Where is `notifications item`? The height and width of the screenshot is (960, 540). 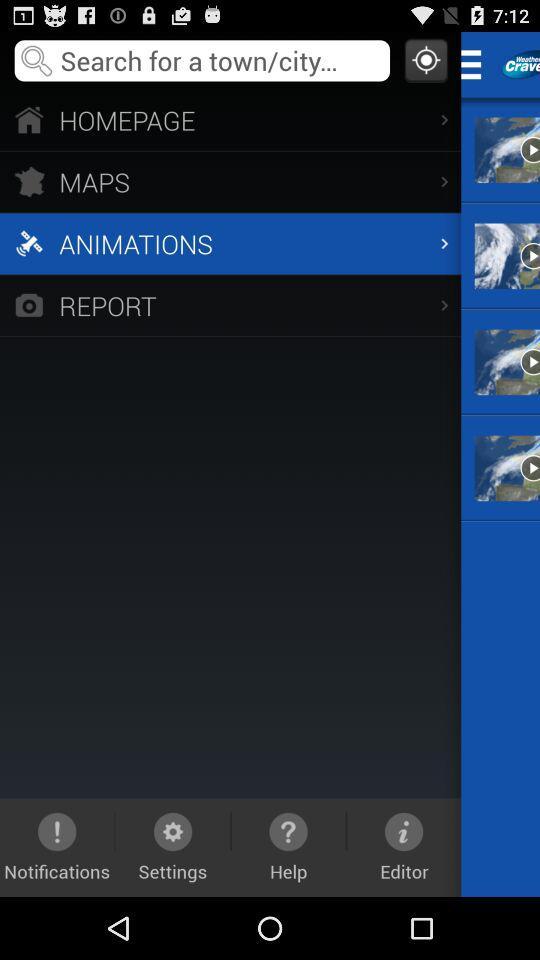
notifications item is located at coordinates (57, 846).